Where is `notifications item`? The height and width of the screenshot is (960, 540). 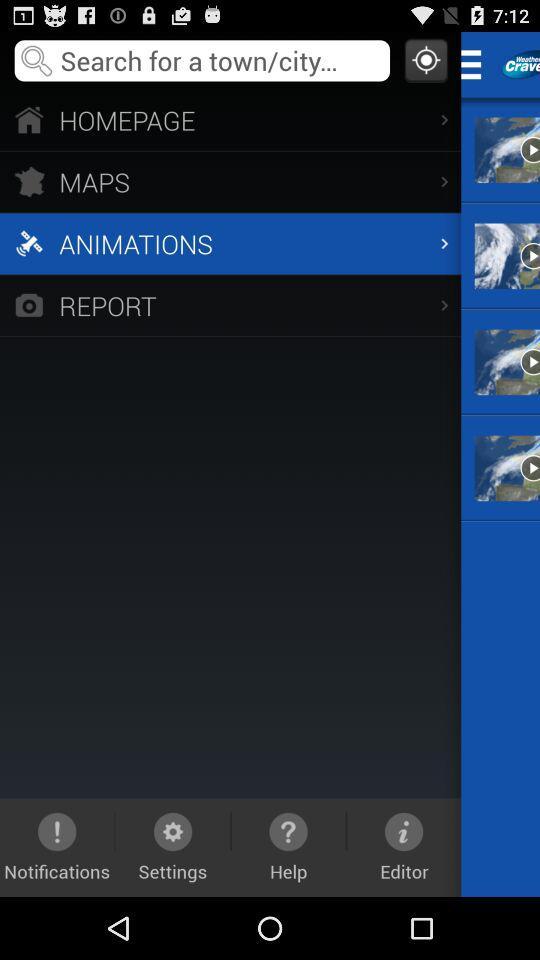
notifications item is located at coordinates (57, 846).